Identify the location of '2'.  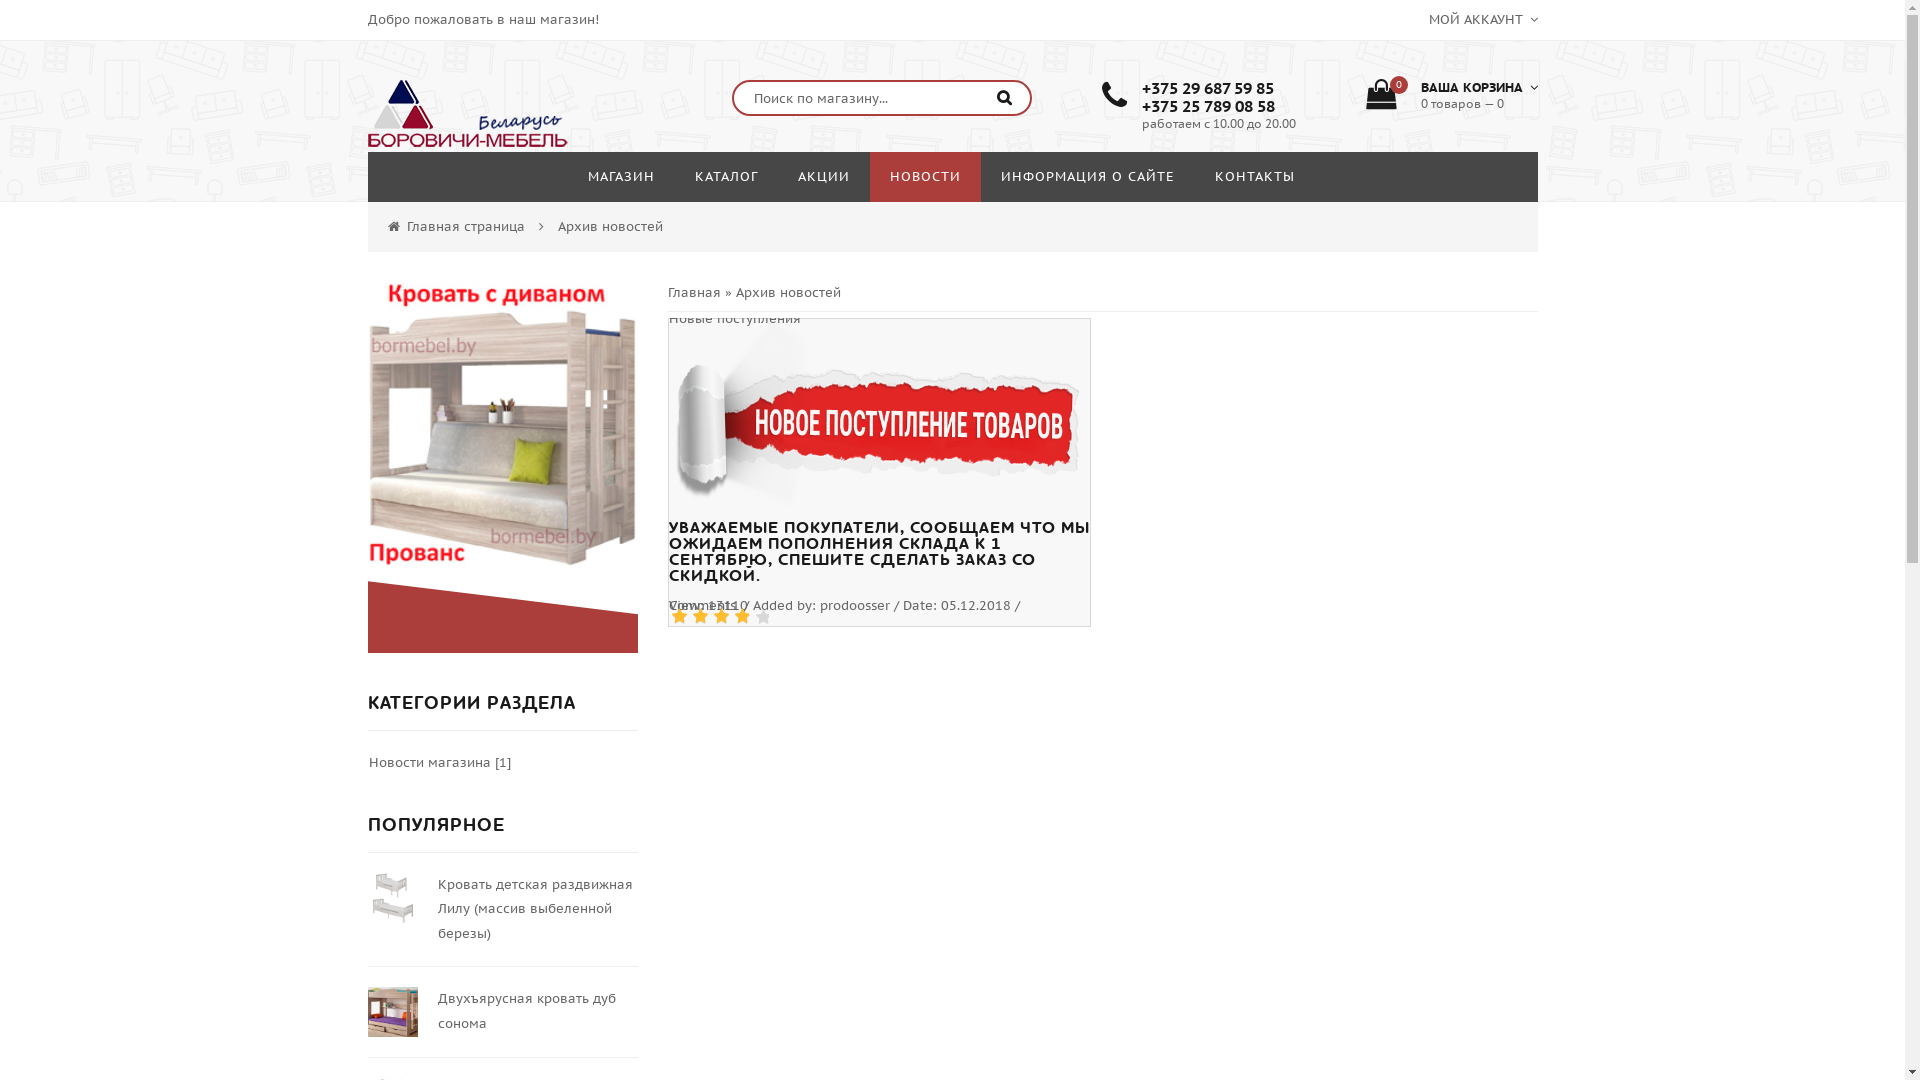
(699, 615).